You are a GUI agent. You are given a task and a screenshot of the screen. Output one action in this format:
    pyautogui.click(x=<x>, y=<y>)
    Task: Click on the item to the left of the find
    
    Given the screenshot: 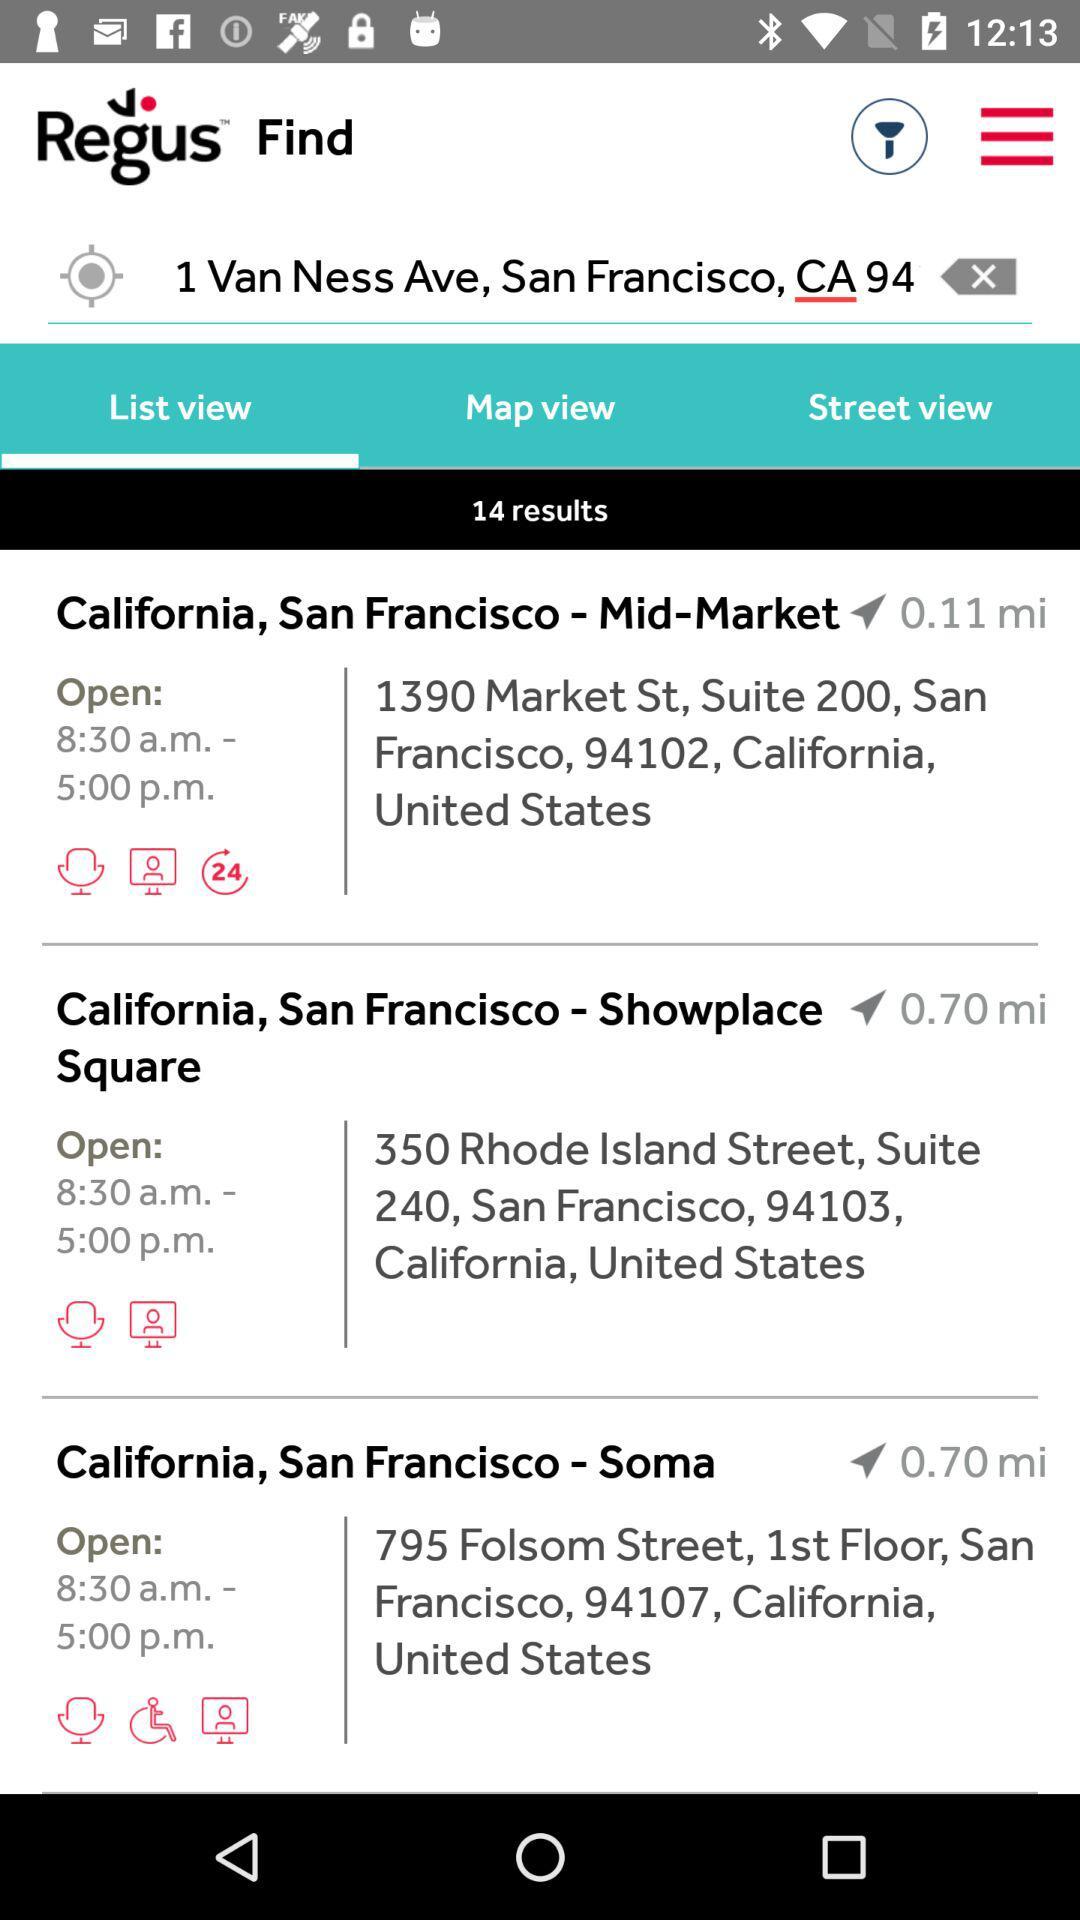 What is the action you would take?
    pyautogui.click(x=114, y=135)
    